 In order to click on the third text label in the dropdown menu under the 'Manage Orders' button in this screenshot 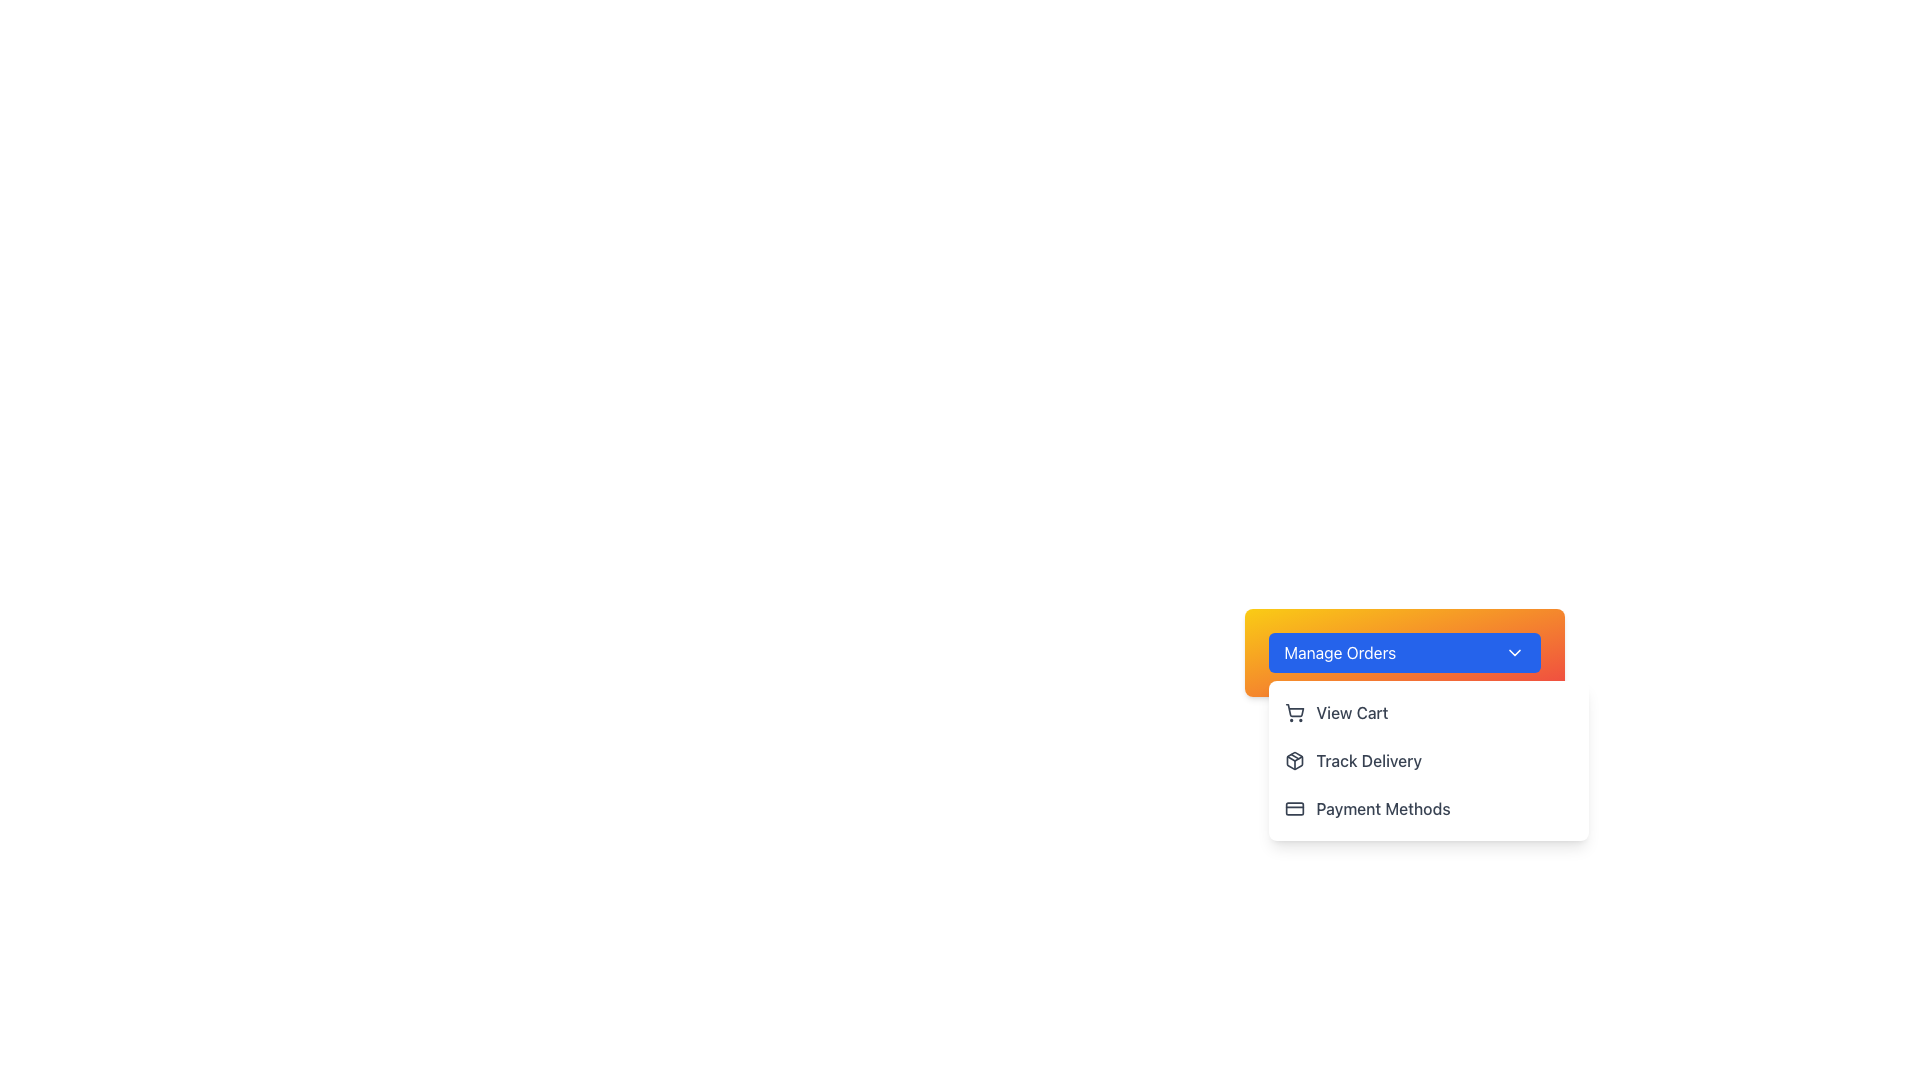, I will do `click(1382, 808)`.